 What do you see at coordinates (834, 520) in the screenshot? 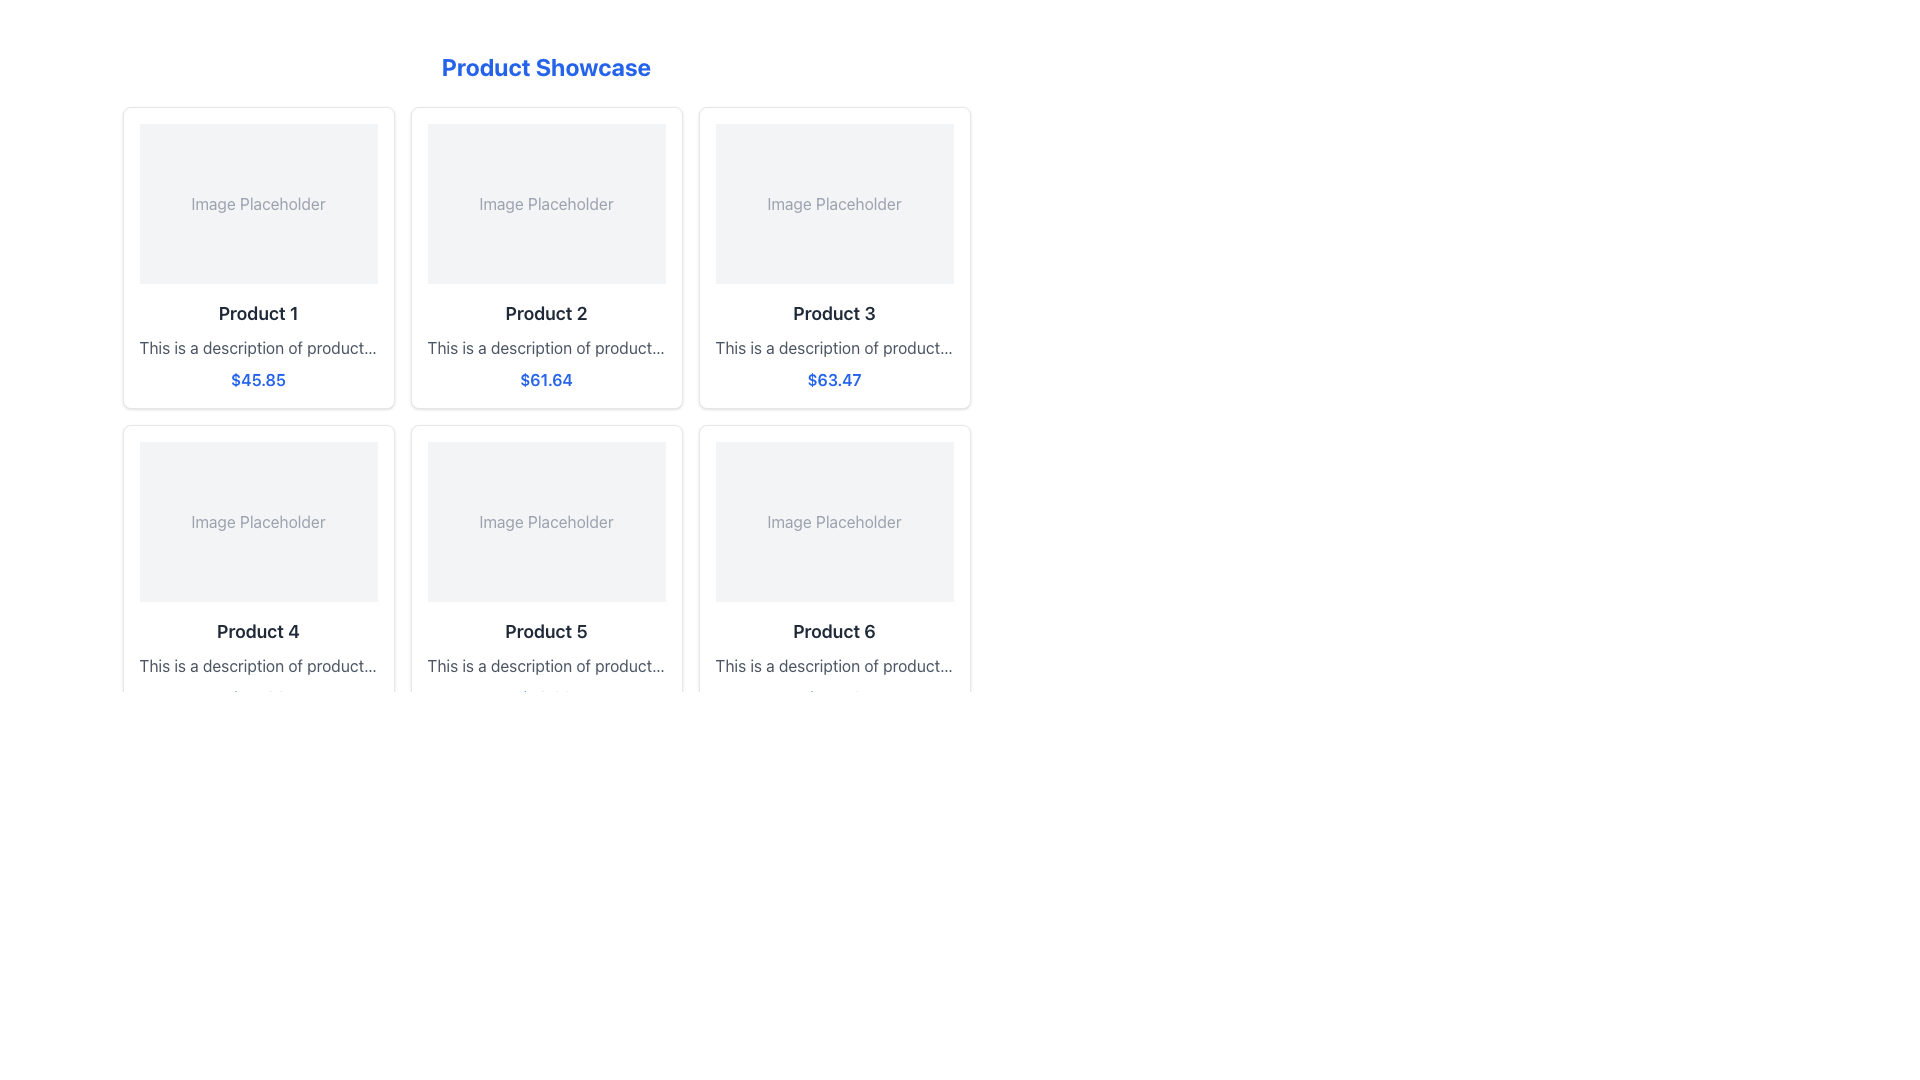
I see `the image placeholder section for 'Product 6' to add or replace the image` at bounding box center [834, 520].